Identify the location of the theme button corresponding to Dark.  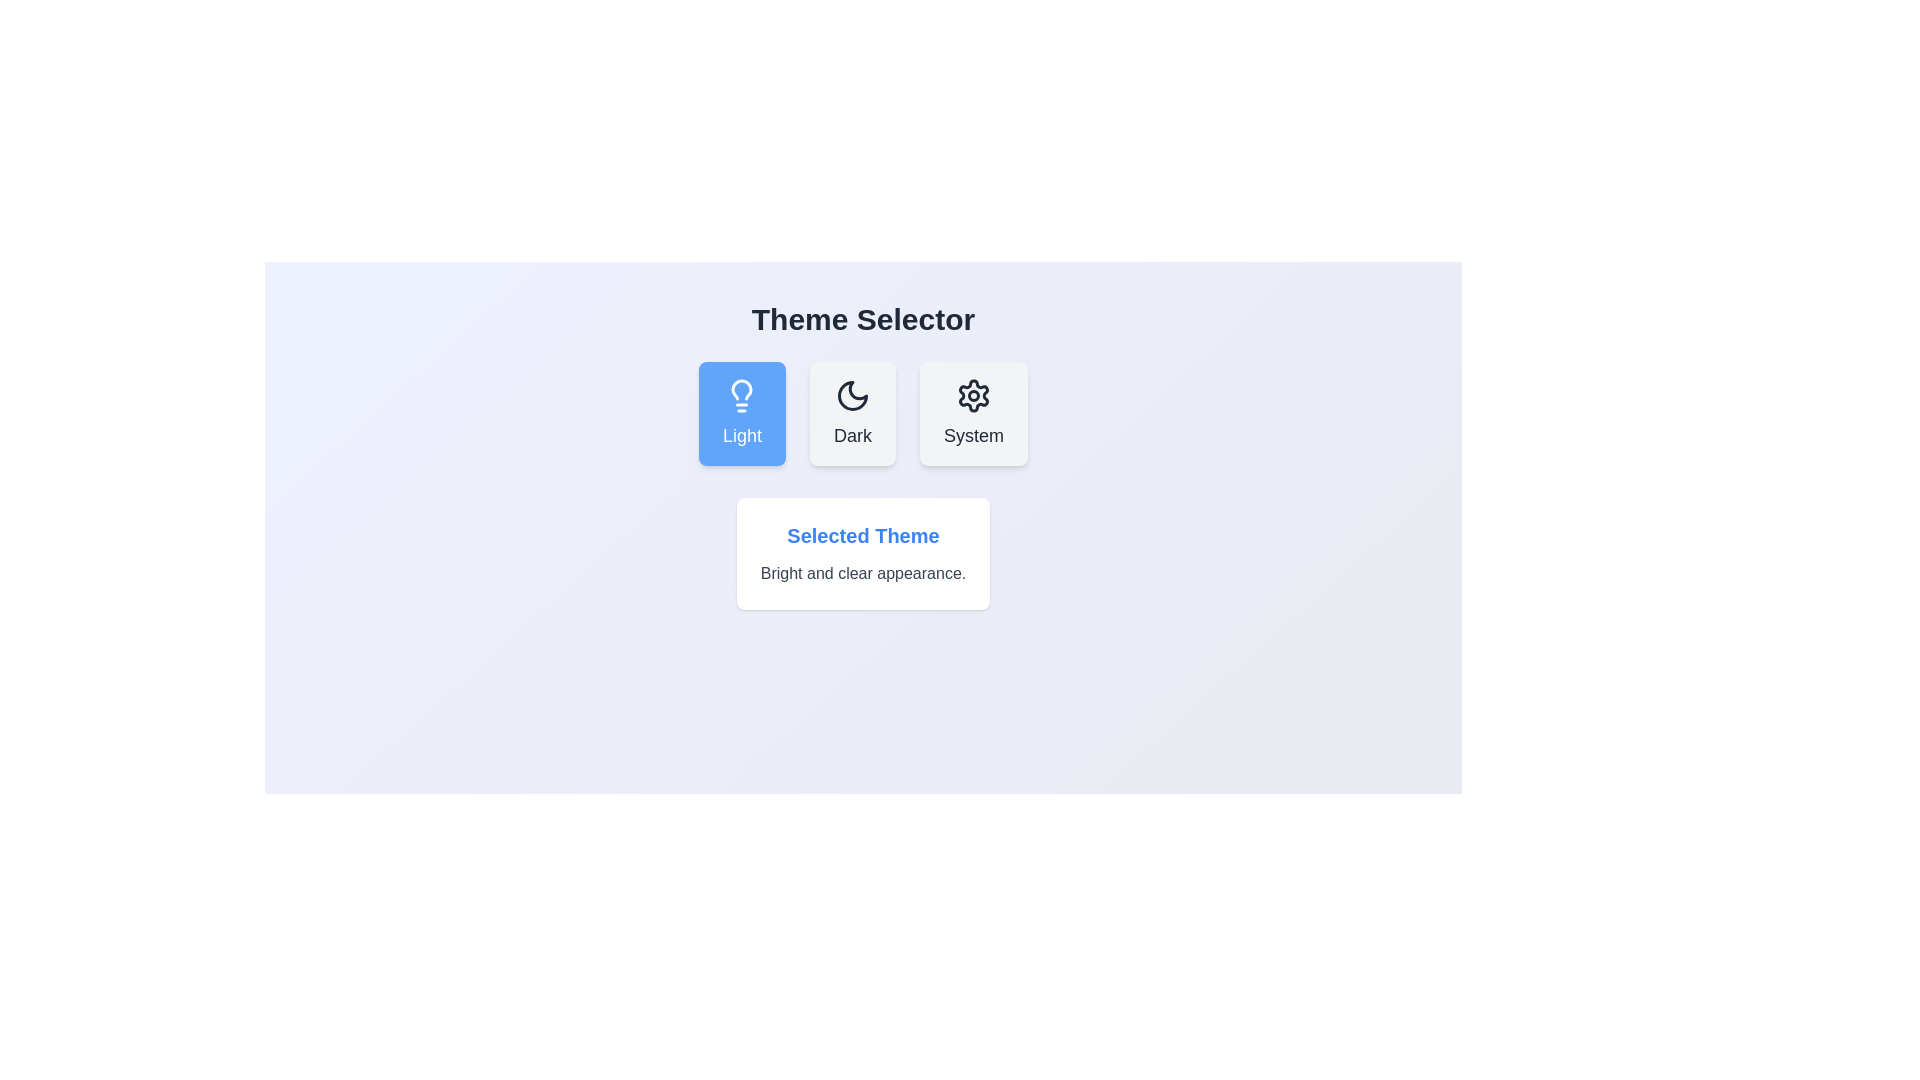
(853, 412).